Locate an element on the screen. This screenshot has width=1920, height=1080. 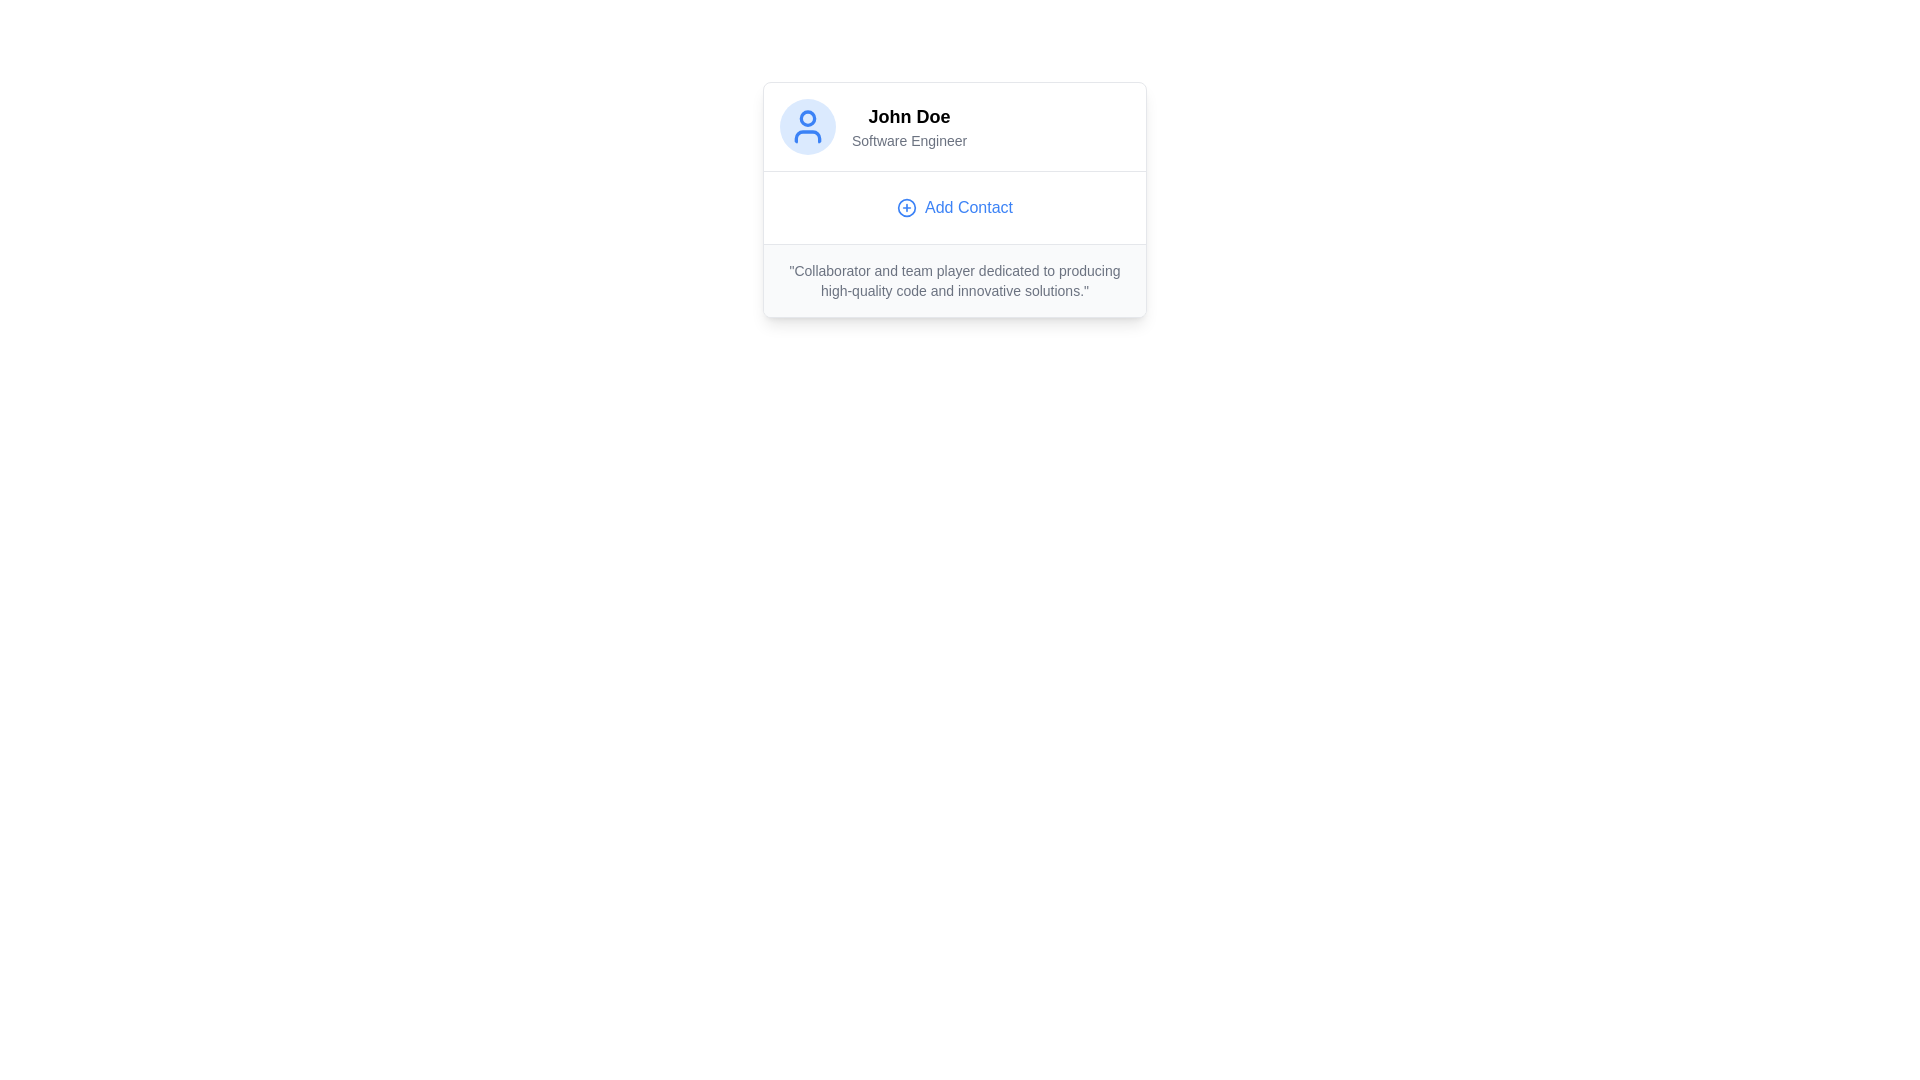
the text element containing the header 'John Doe' and subheader 'Software Engineer', which is positioned to the right of a blue circular user icon in the card component is located at coordinates (908, 127).